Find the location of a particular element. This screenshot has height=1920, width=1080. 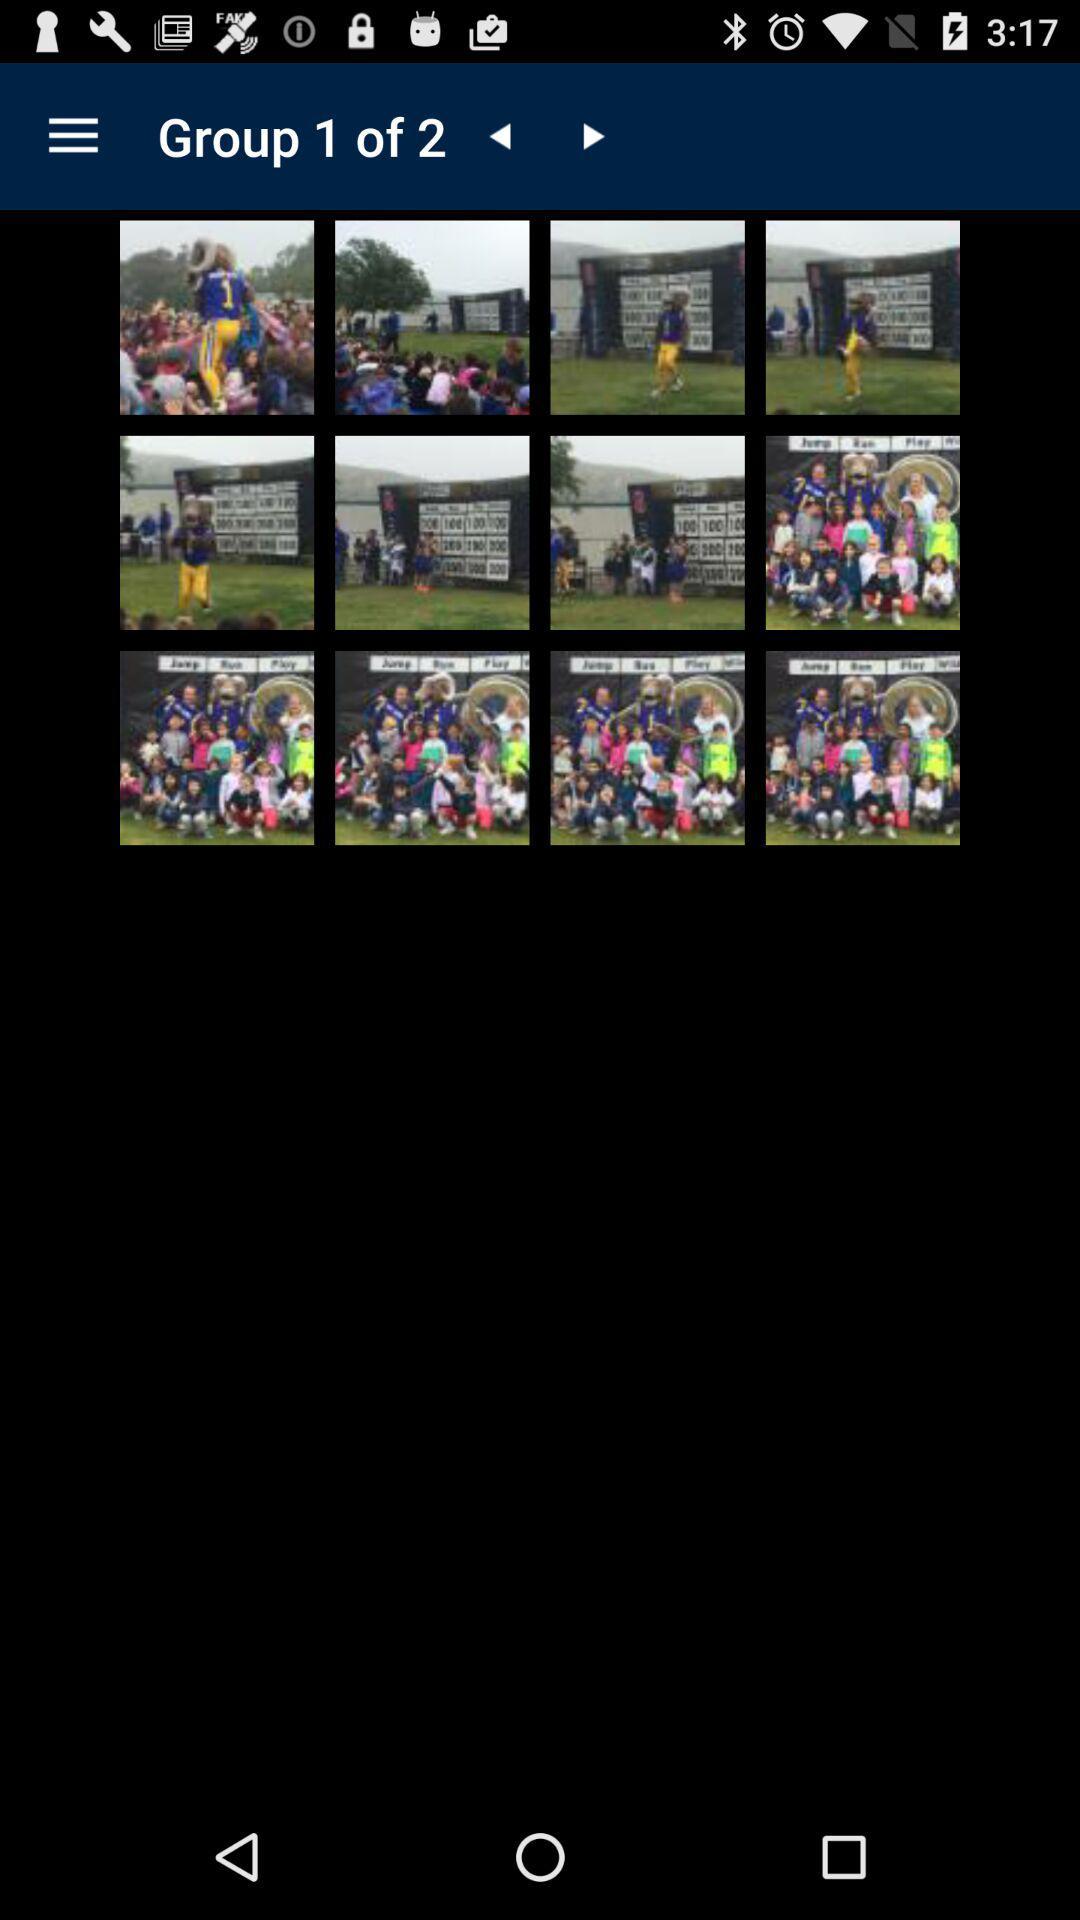

open image is located at coordinates (861, 747).